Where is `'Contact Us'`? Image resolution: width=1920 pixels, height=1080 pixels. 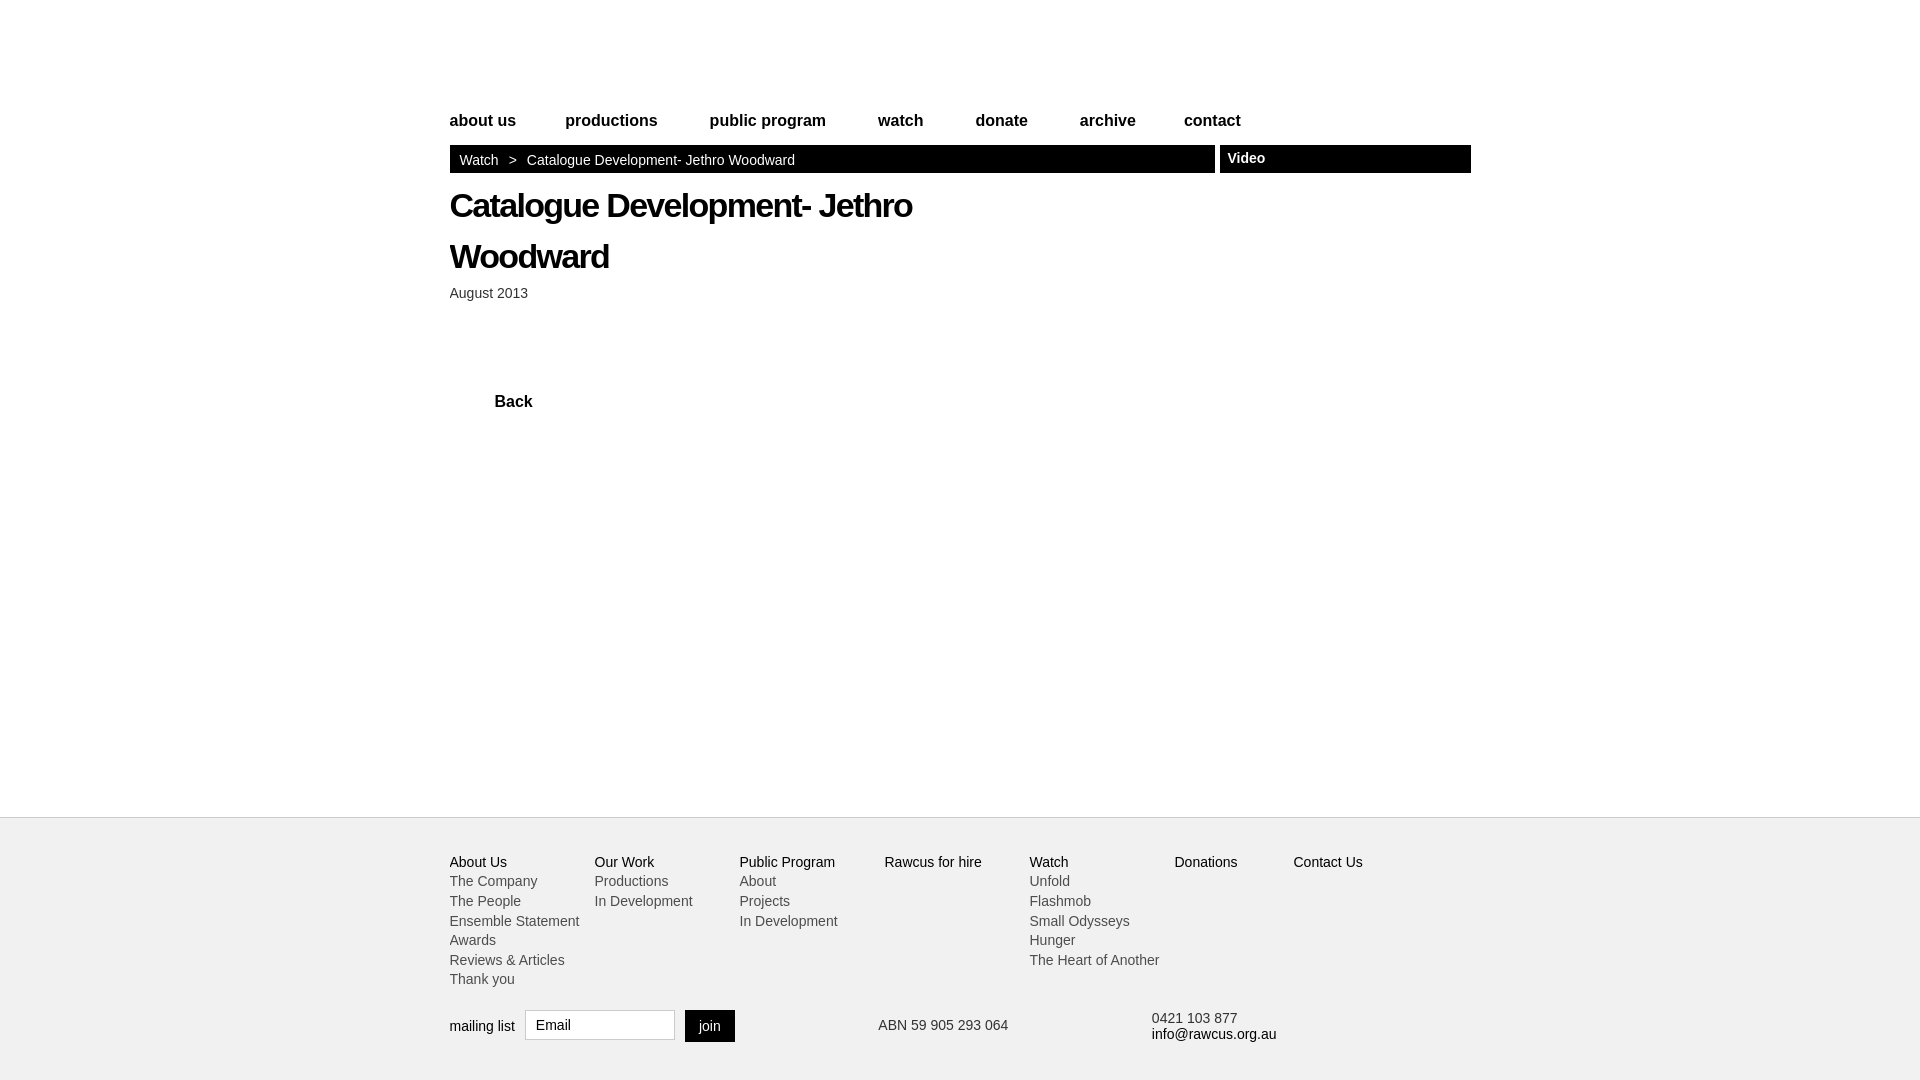
'Contact Us' is located at coordinates (1328, 860).